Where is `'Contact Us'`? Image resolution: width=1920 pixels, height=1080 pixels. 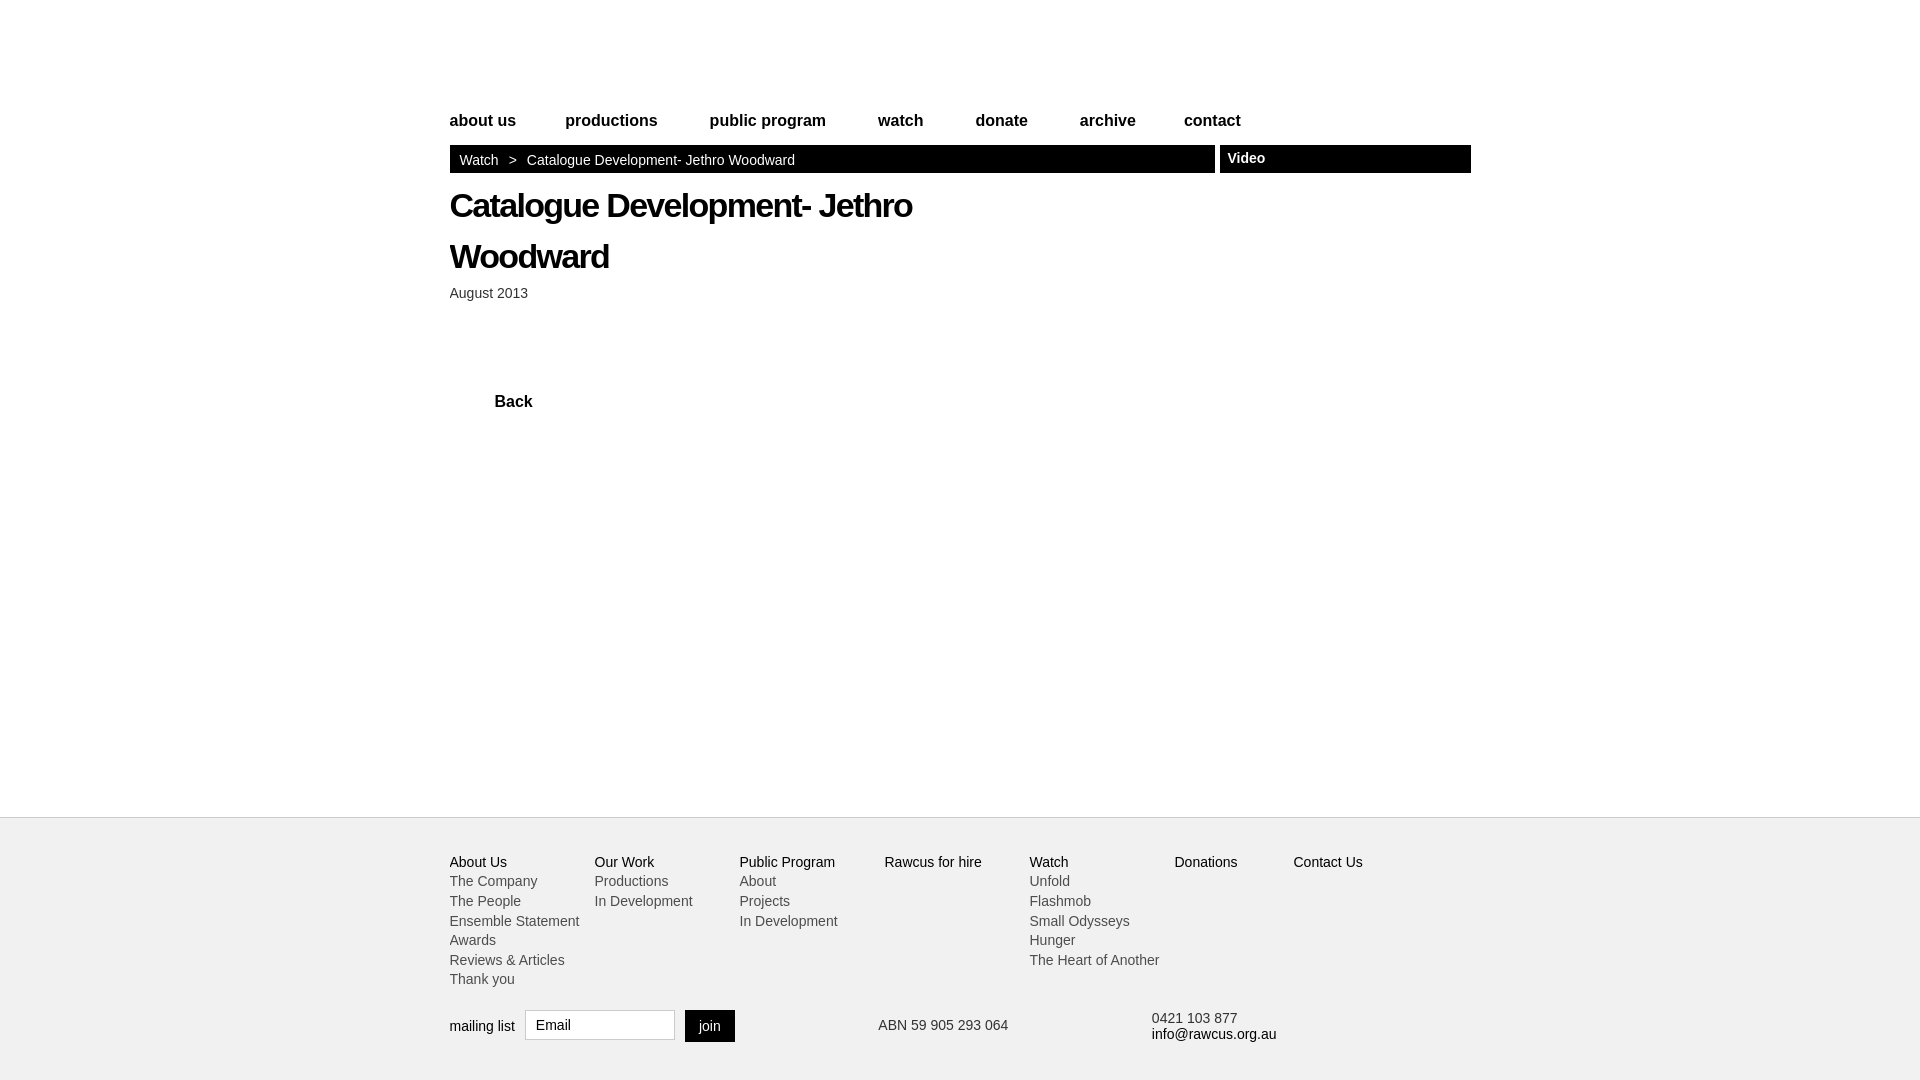
'Contact Us' is located at coordinates (1328, 860).